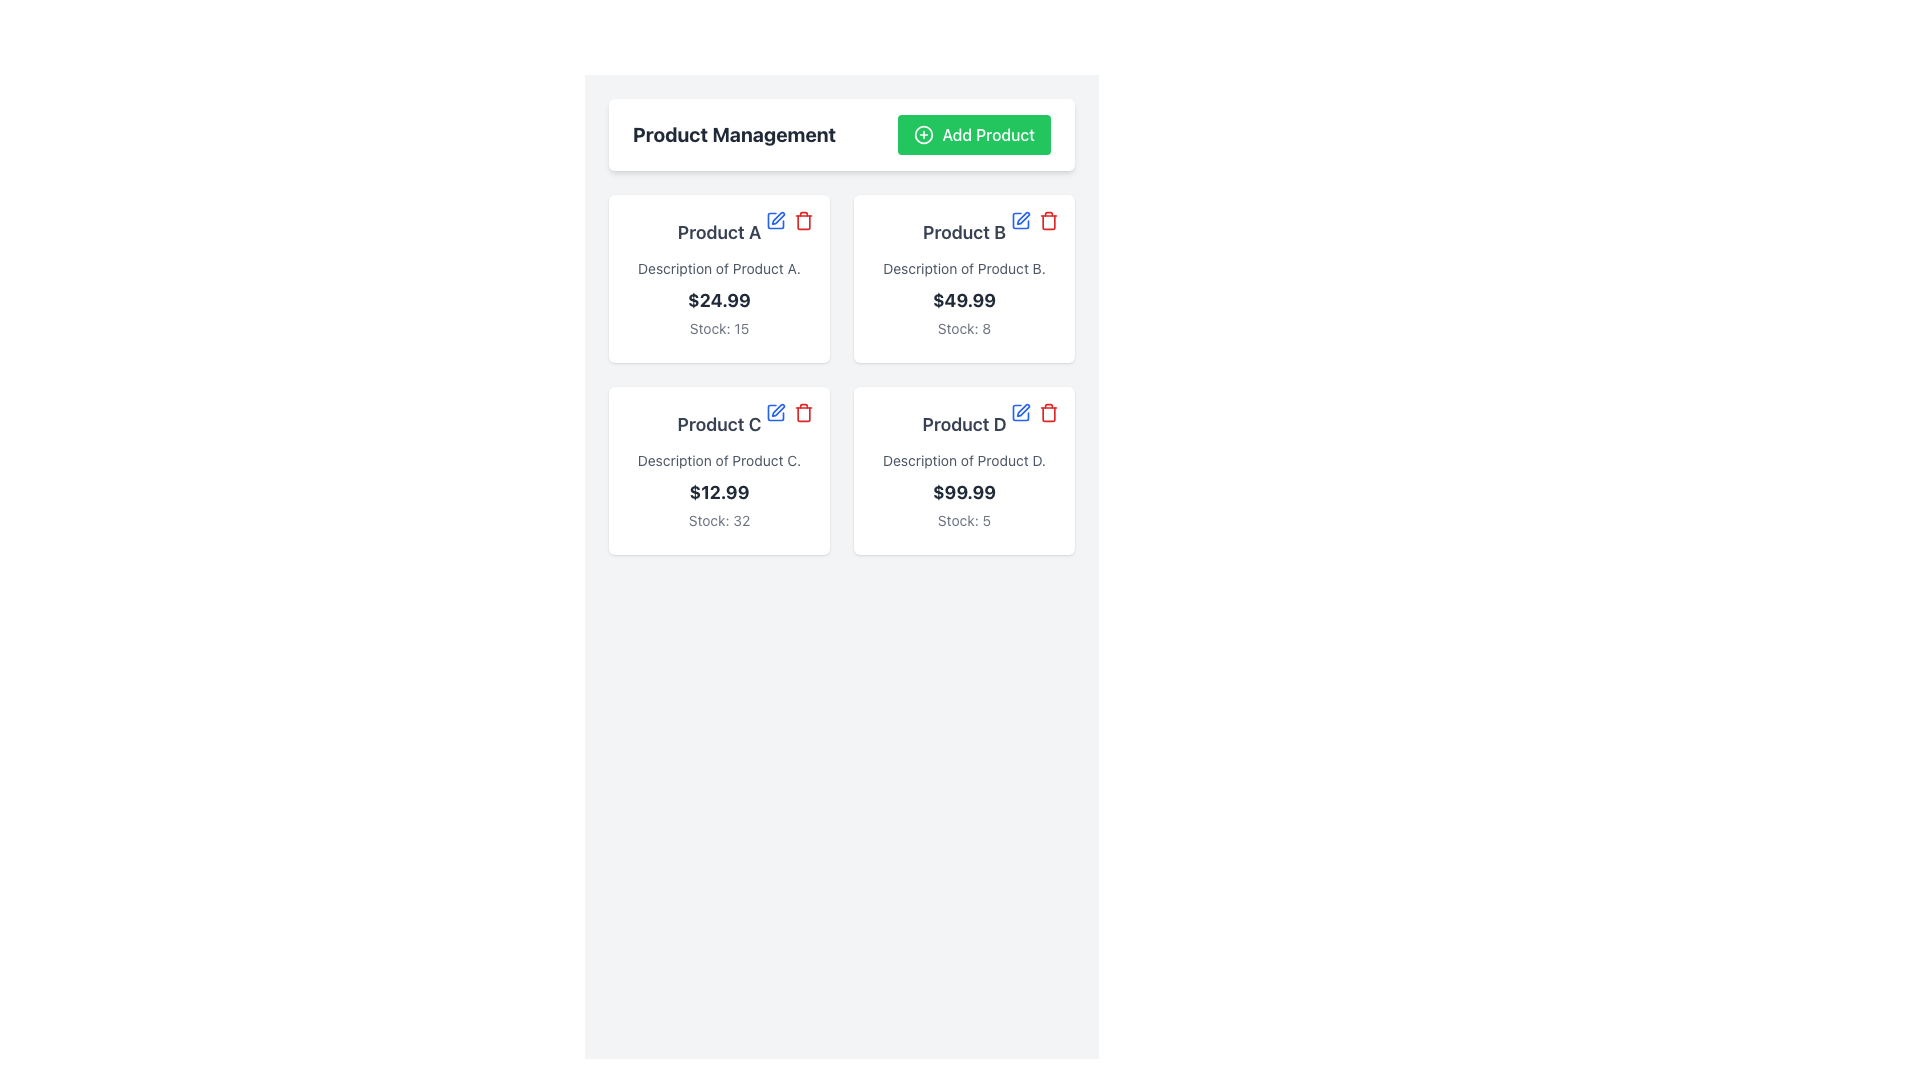 This screenshot has width=1920, height=1080. What do you see at coordinates (964, 231) in the screenshot?
I see `product name text displayed as the primary title within the card representing 'Product B' located in the upper right quadrant of a four-card grid layout` at bounding box center [964, 231].